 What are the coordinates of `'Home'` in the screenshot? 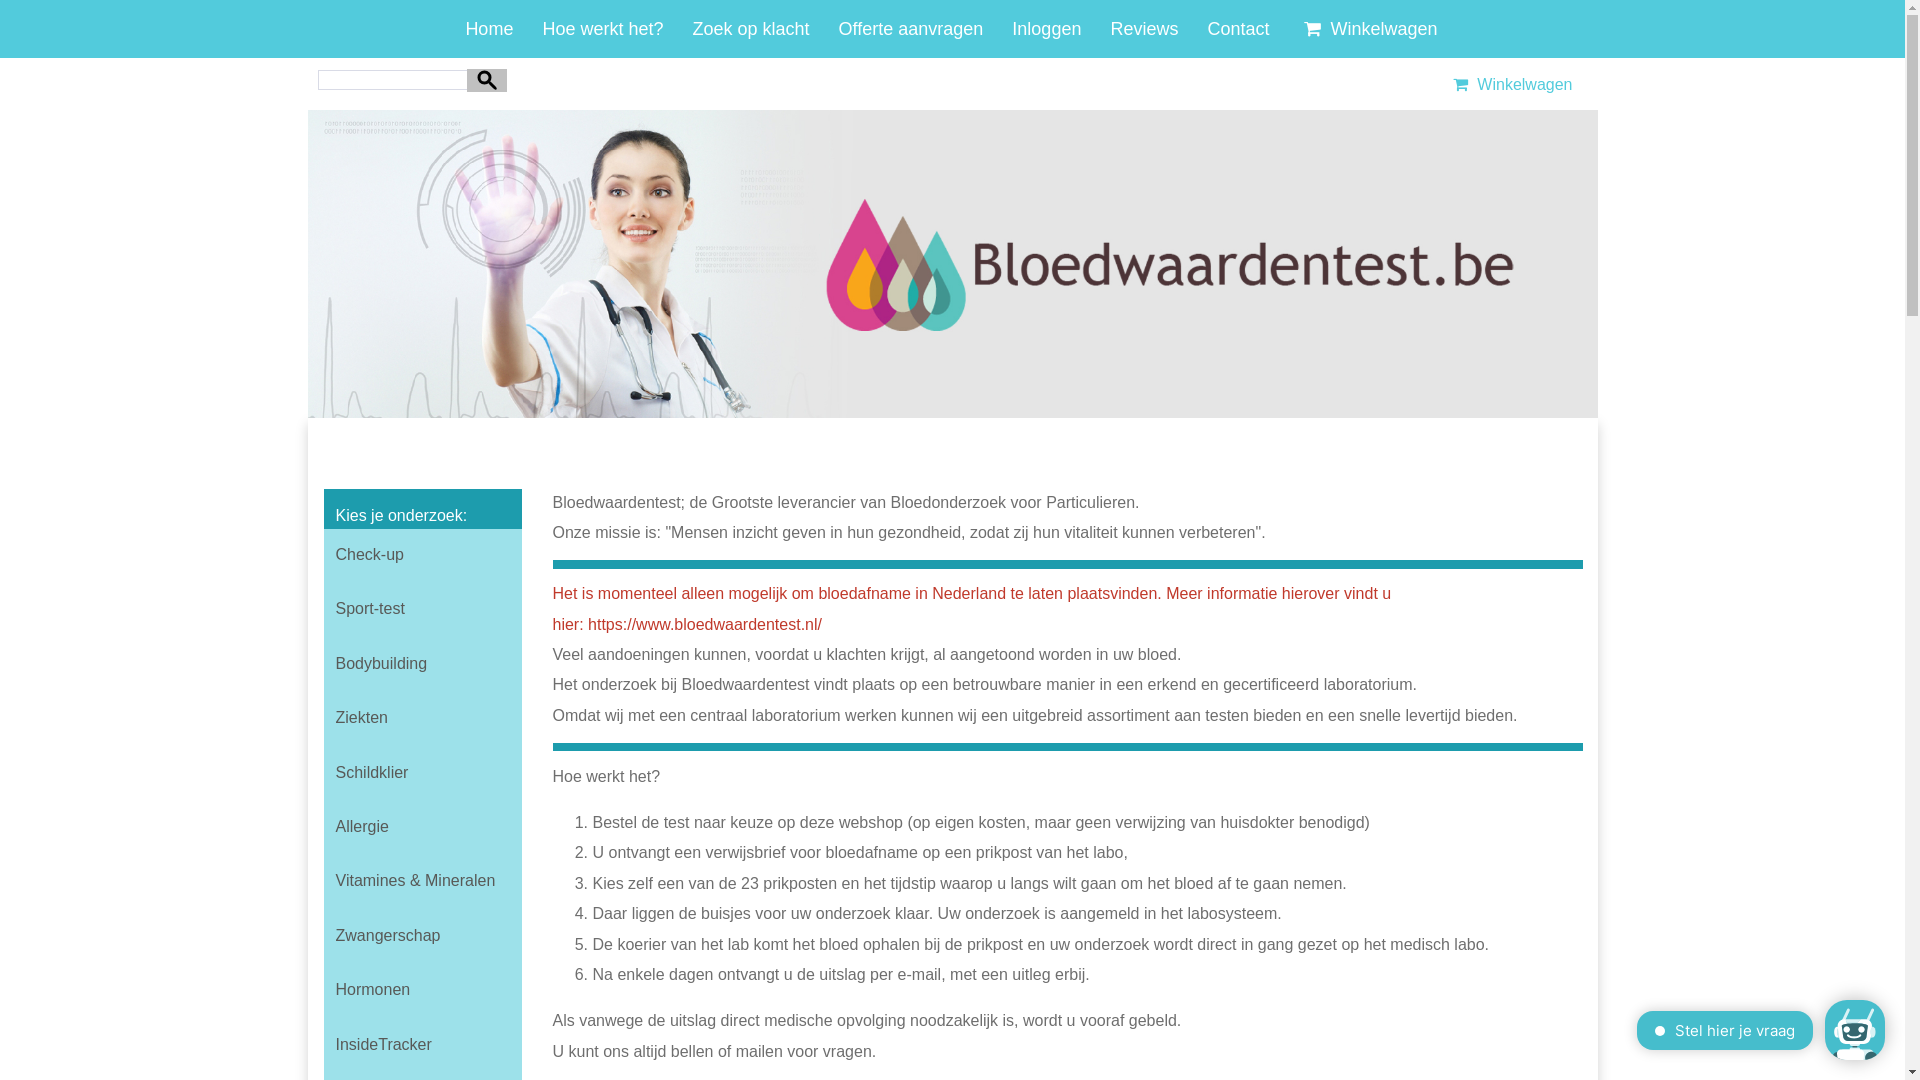 It's located at (489, 29).